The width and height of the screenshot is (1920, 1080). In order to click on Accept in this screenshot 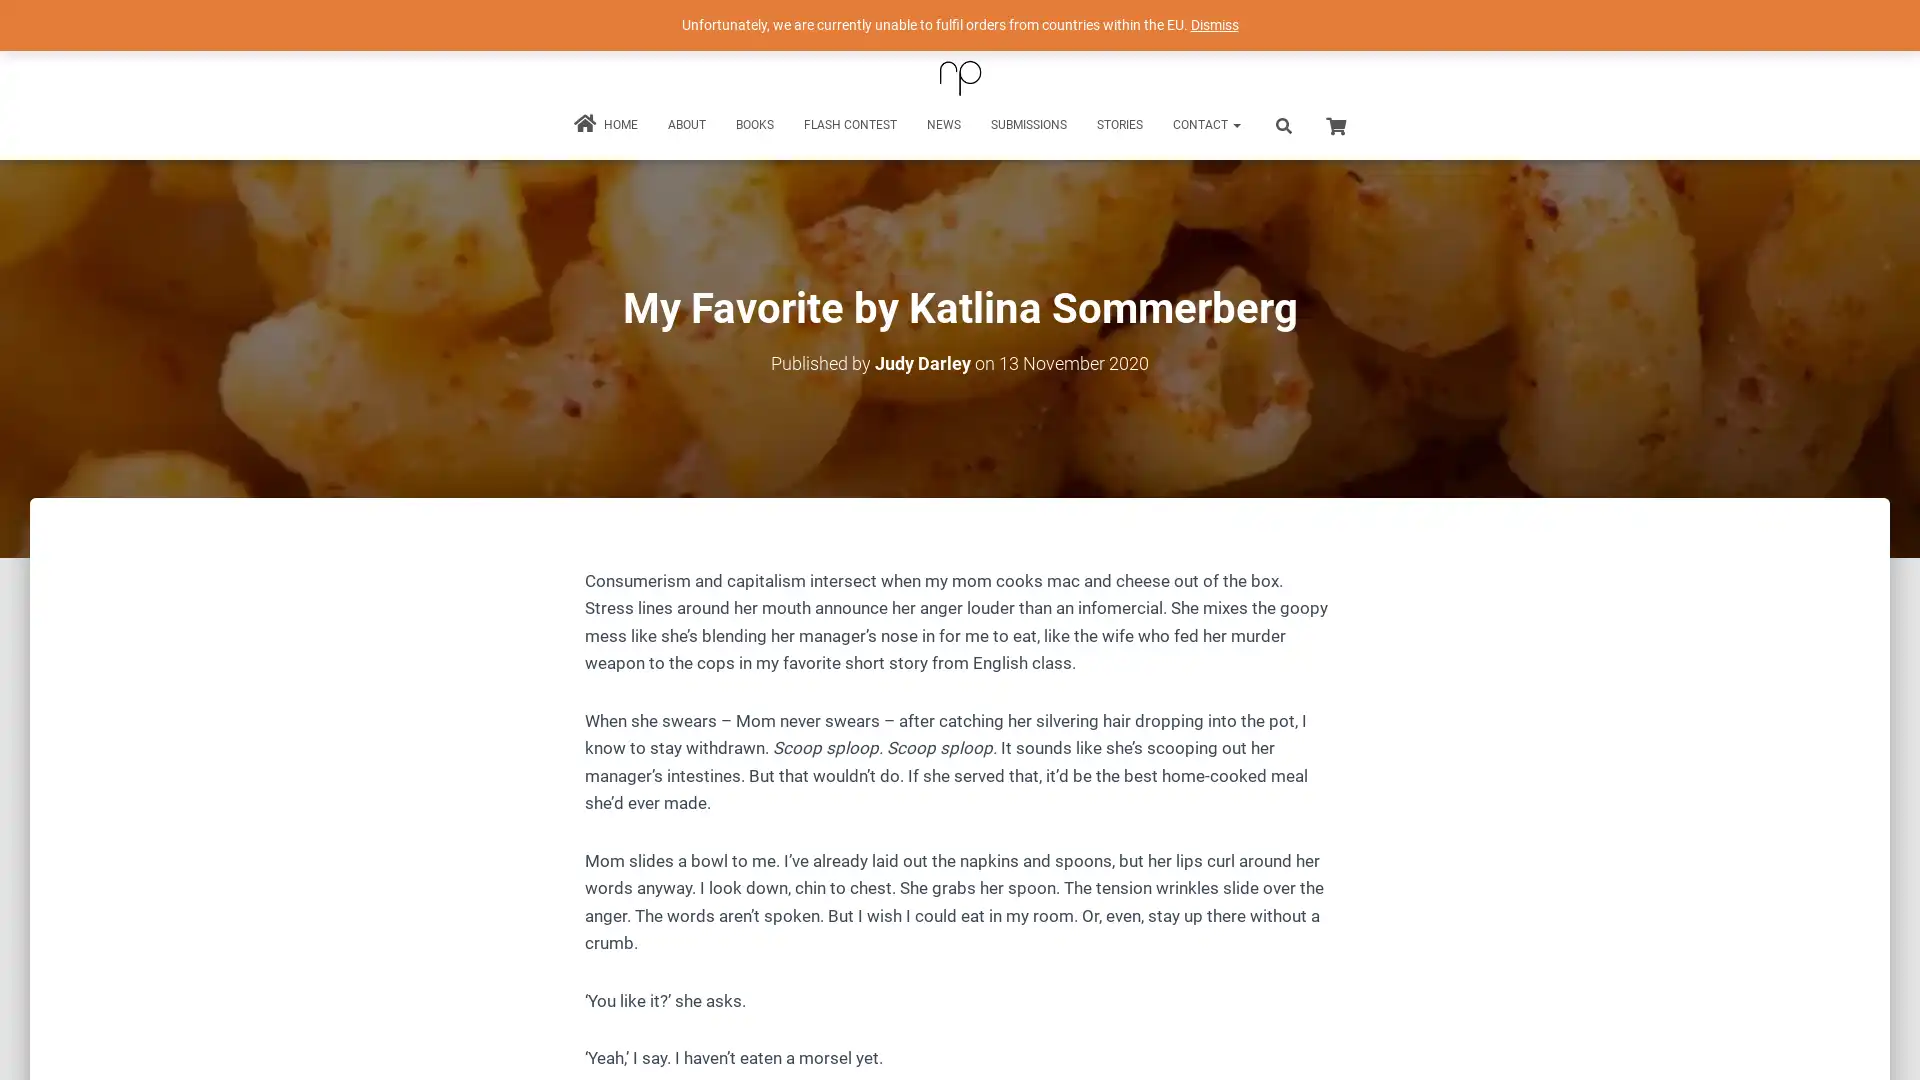, I will do `click(1254, 1048)`.